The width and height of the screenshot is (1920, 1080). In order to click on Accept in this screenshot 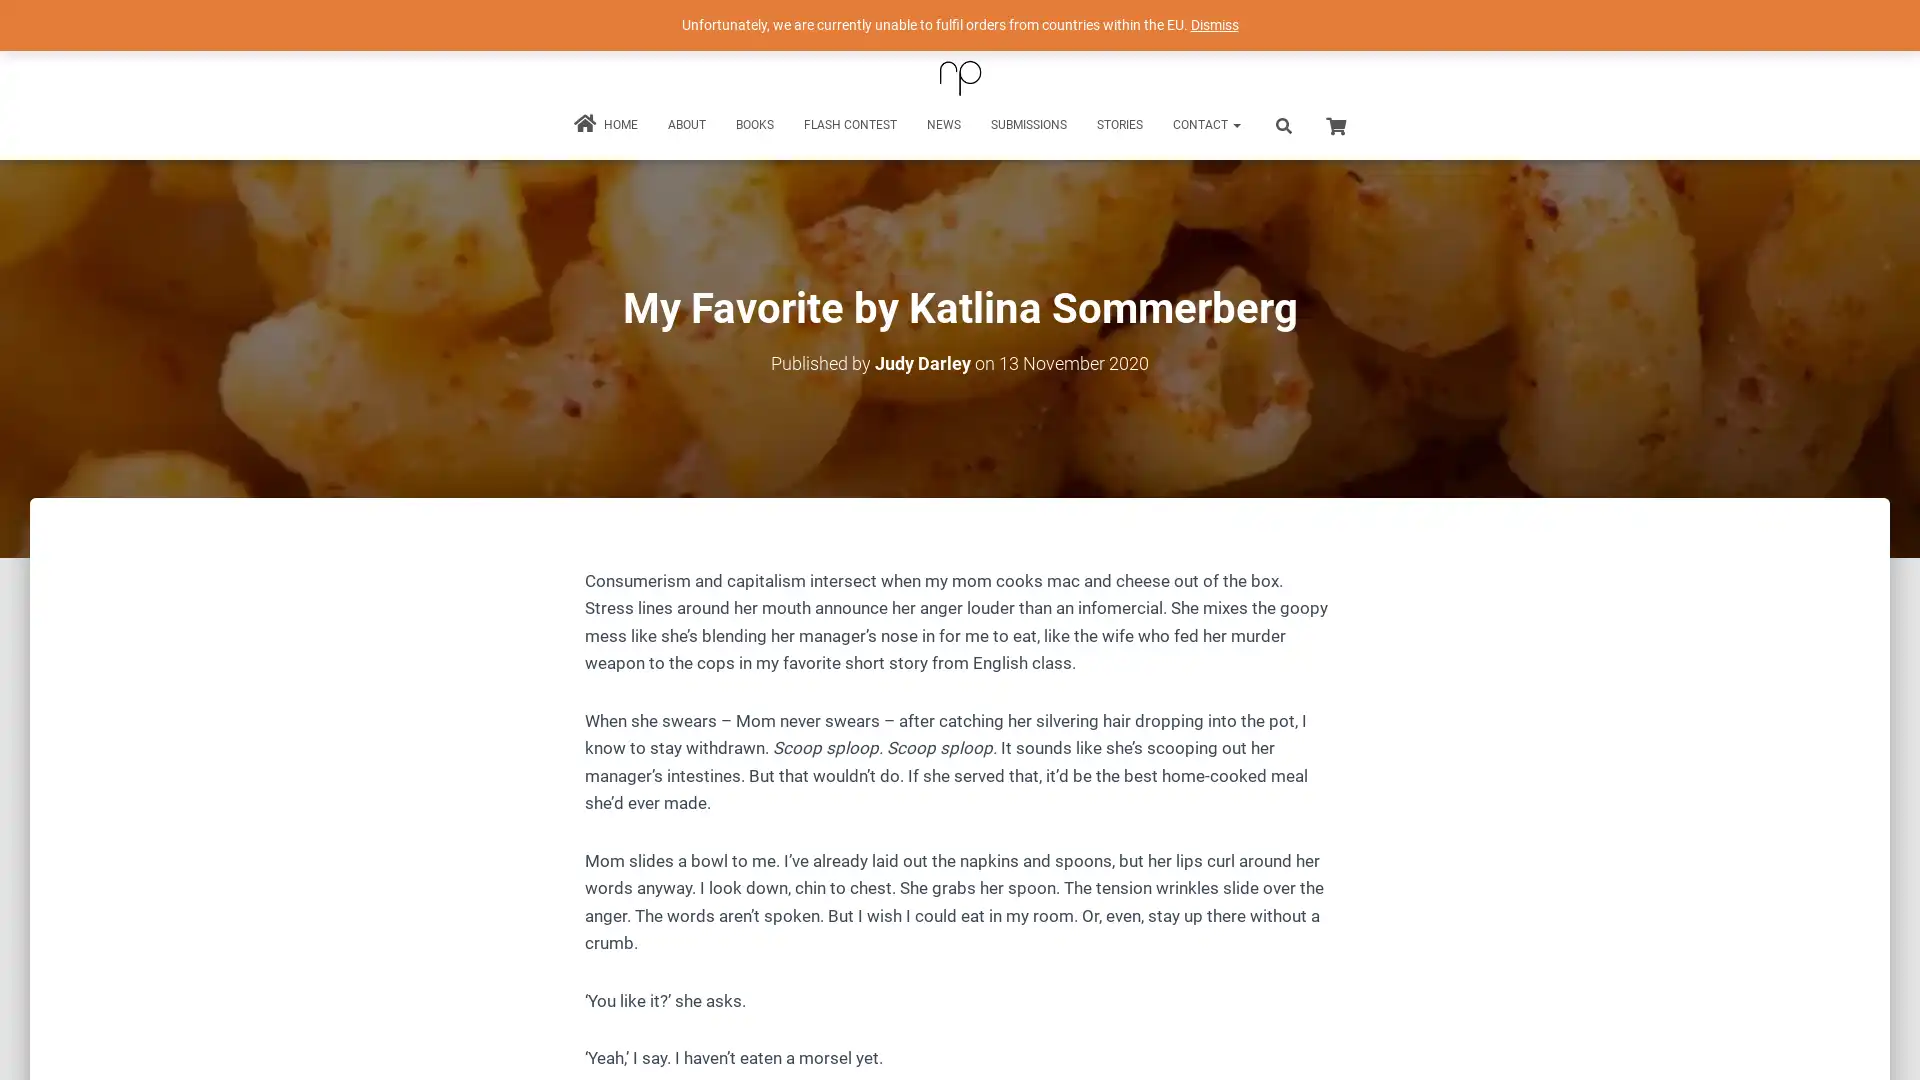, I will do `click(1254, 1048)`.